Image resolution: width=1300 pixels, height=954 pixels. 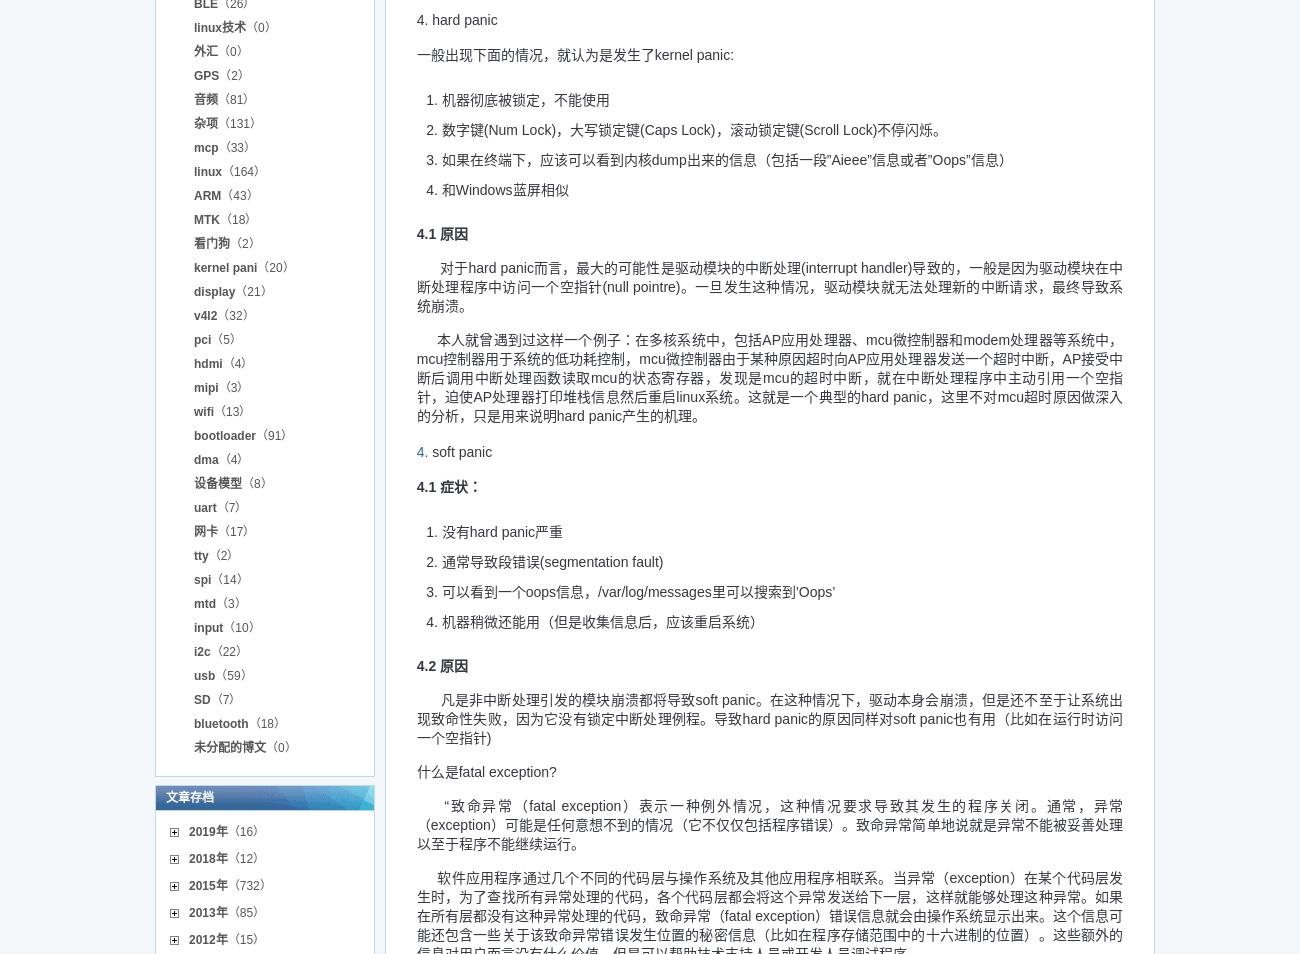 I want to click on '（85）', so click(x=225, y=912).